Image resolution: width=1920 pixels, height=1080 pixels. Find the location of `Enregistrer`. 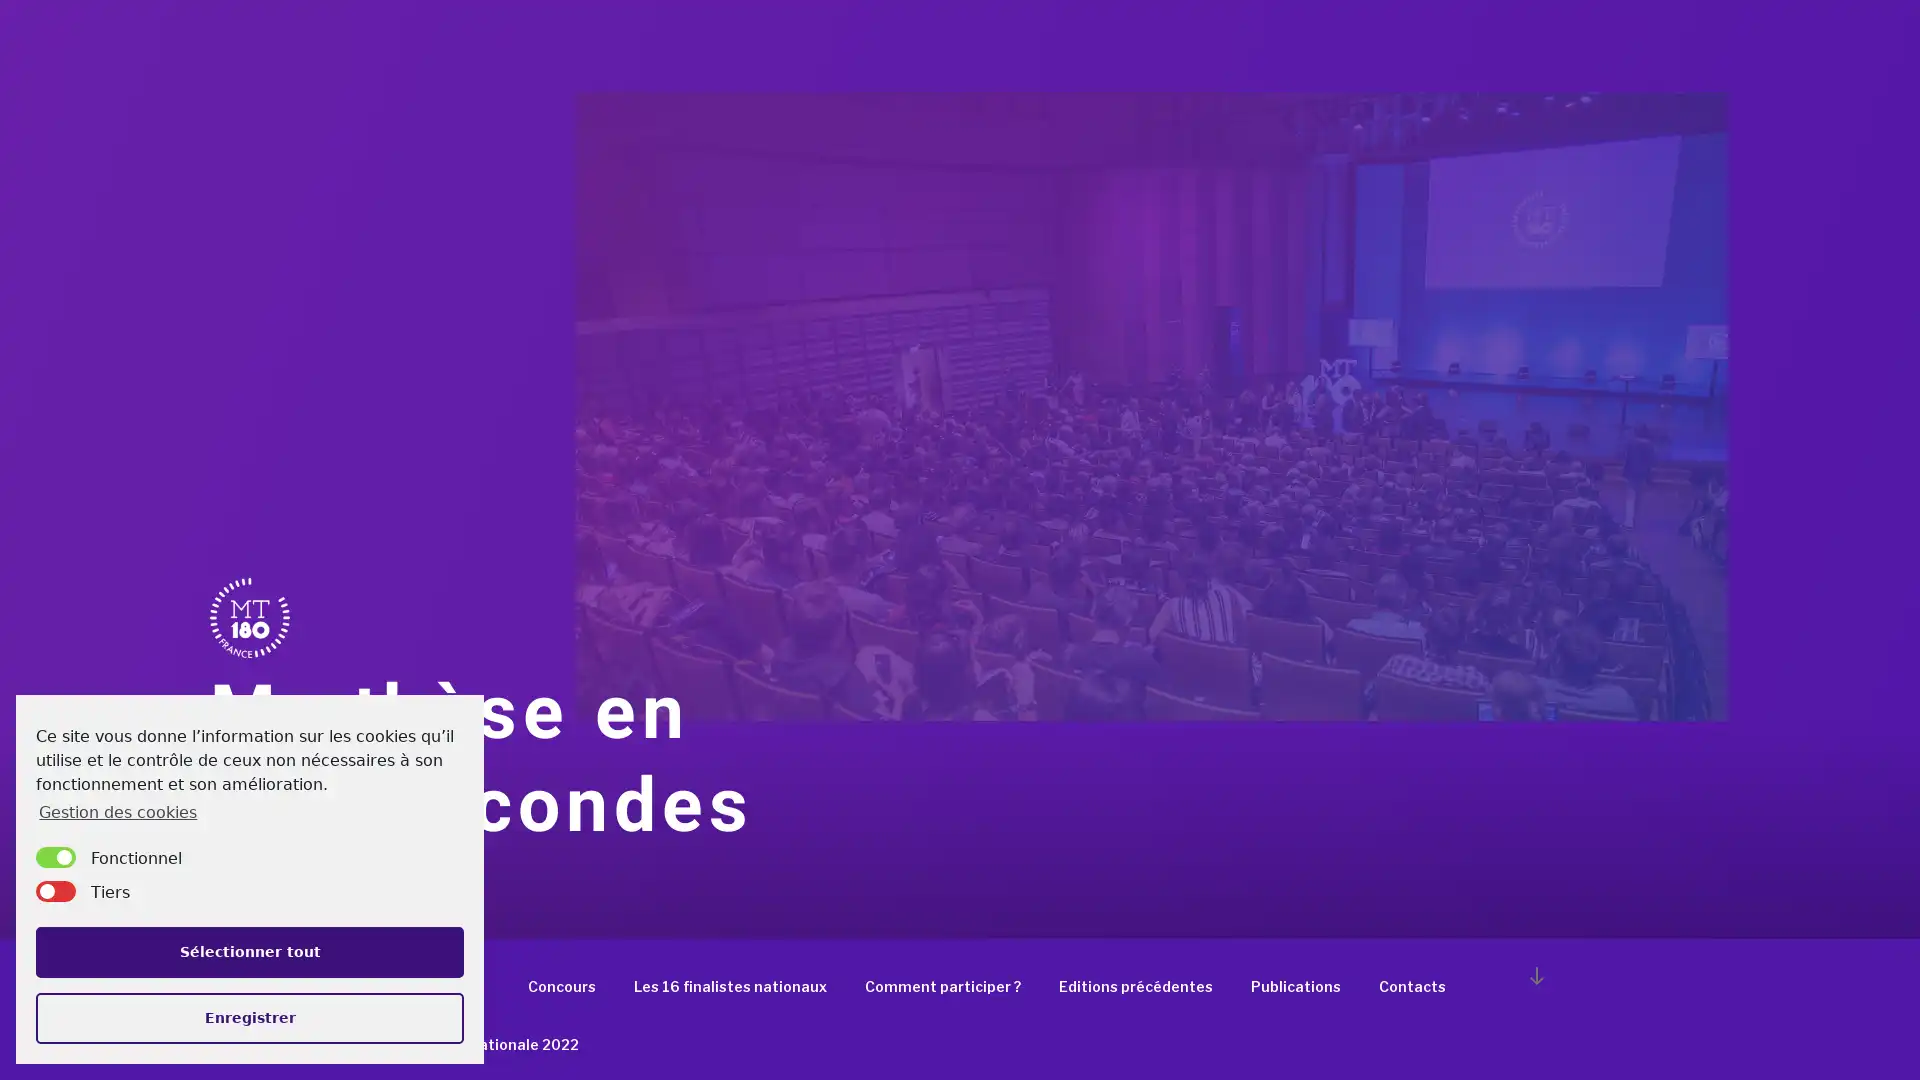

Enregistrer is located at coordinates (248, 1017).